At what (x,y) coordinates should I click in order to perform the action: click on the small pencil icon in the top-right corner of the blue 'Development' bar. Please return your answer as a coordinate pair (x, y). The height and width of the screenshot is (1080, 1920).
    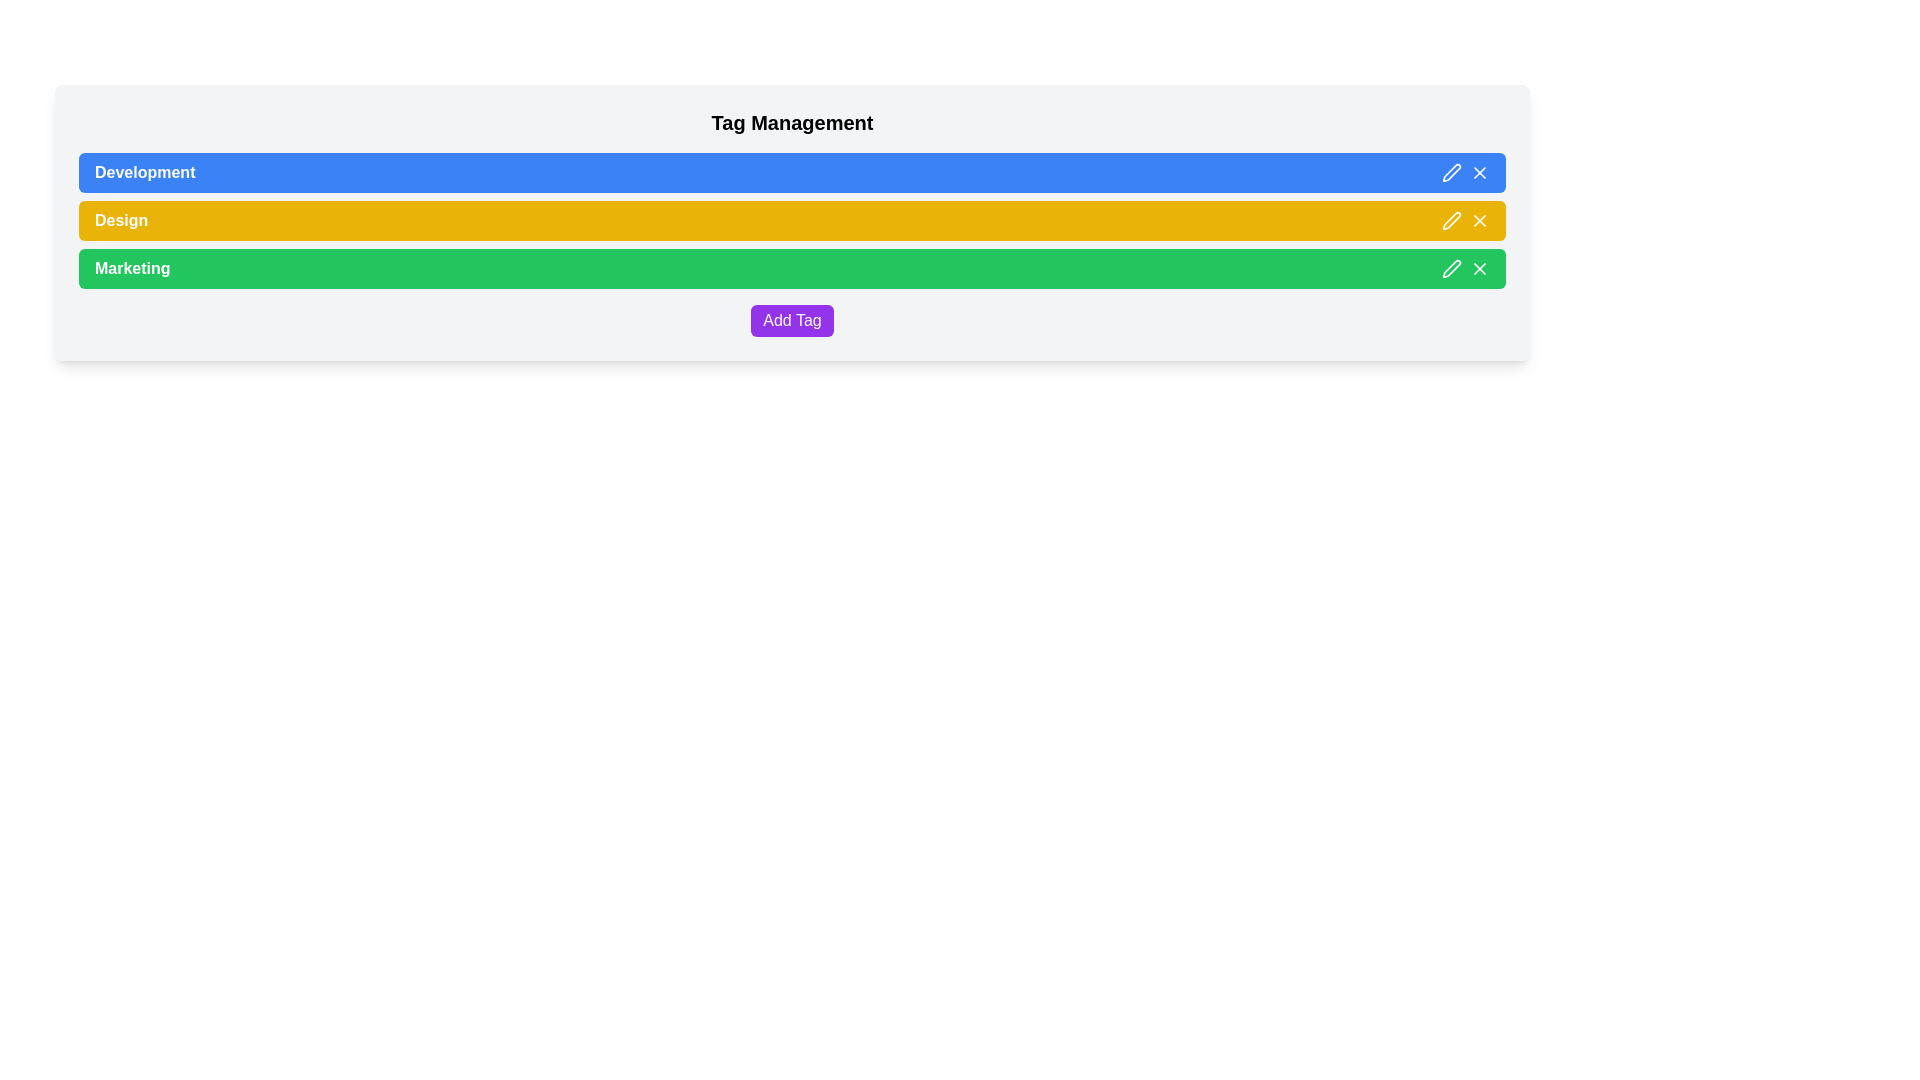
    Looking at the image, I should click on (1451, 171).